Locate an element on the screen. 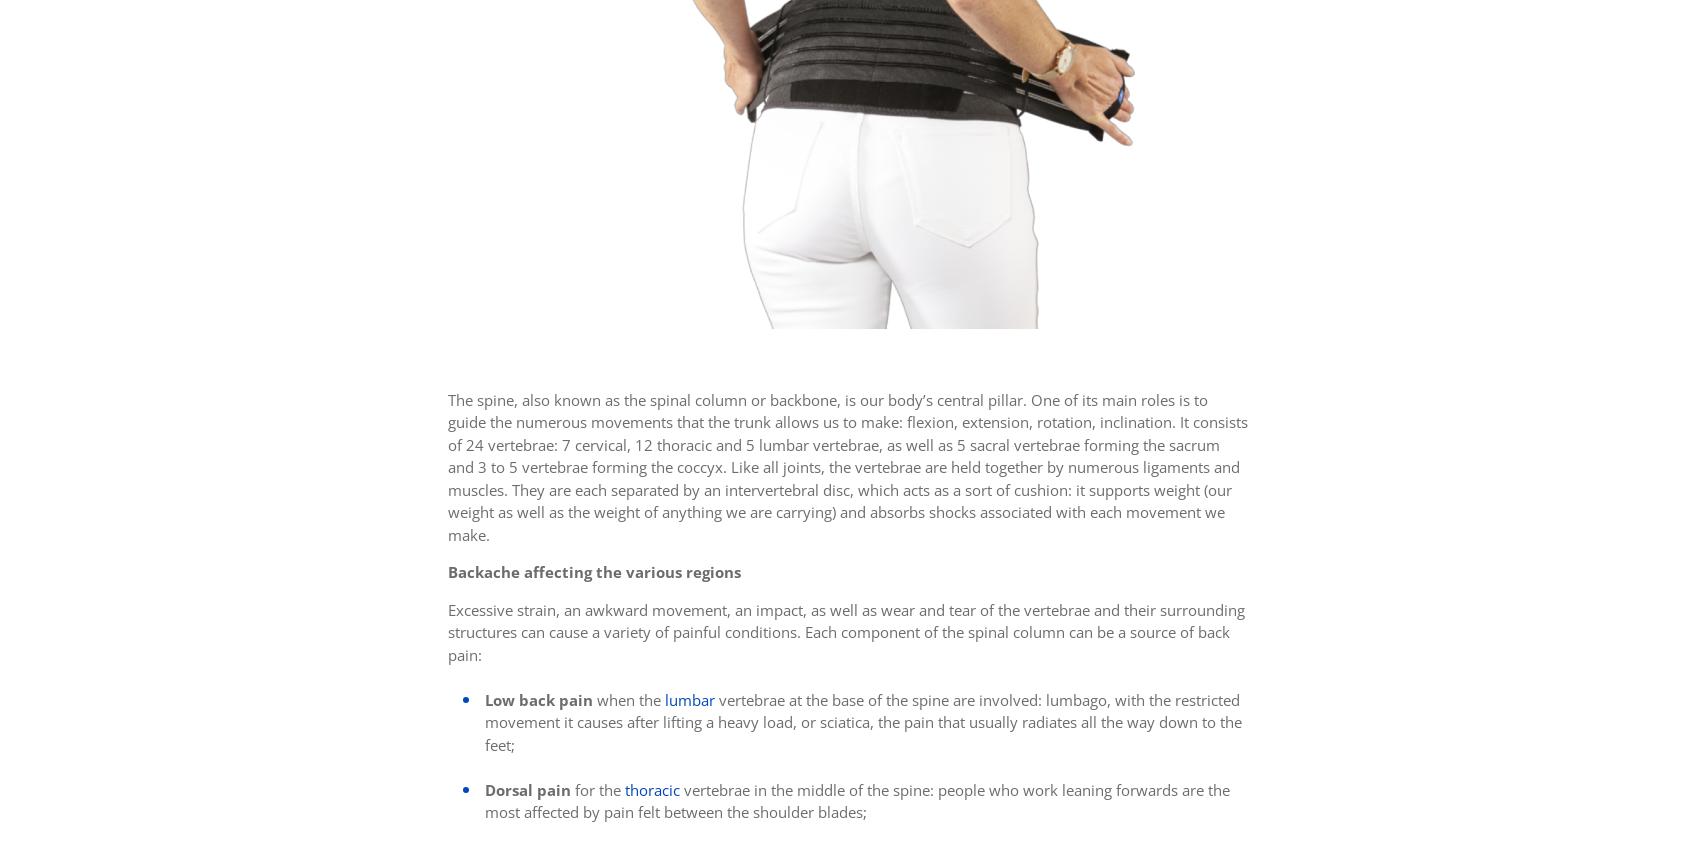 This screenshot has height=841, width=1695. 'vertebrae at the base of the spine are involved: lumbago, with the restricted movement it causes after lifting a heavy load, or sciatica, the pain that usually radiates all the way down to the feet;' is located at coordinates (862, 721).